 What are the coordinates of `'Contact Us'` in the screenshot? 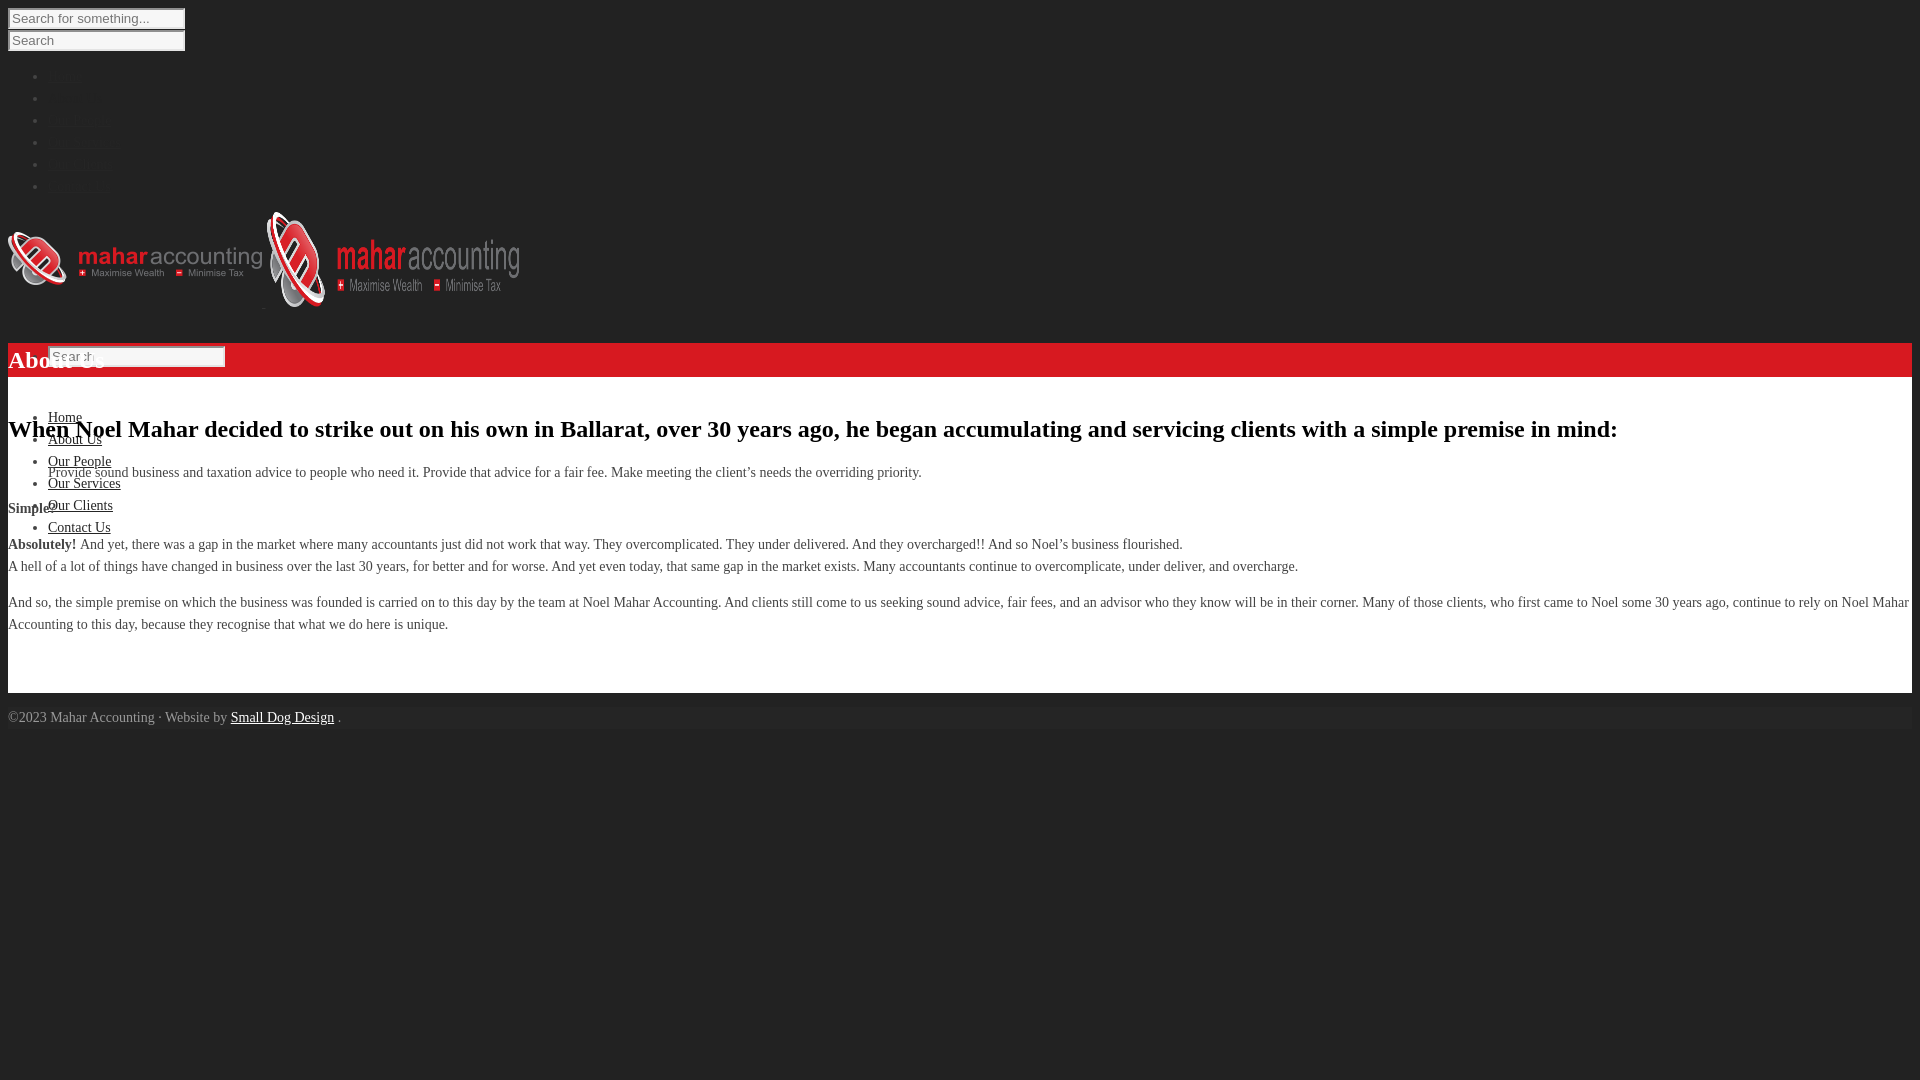 It's located at (79, 526).